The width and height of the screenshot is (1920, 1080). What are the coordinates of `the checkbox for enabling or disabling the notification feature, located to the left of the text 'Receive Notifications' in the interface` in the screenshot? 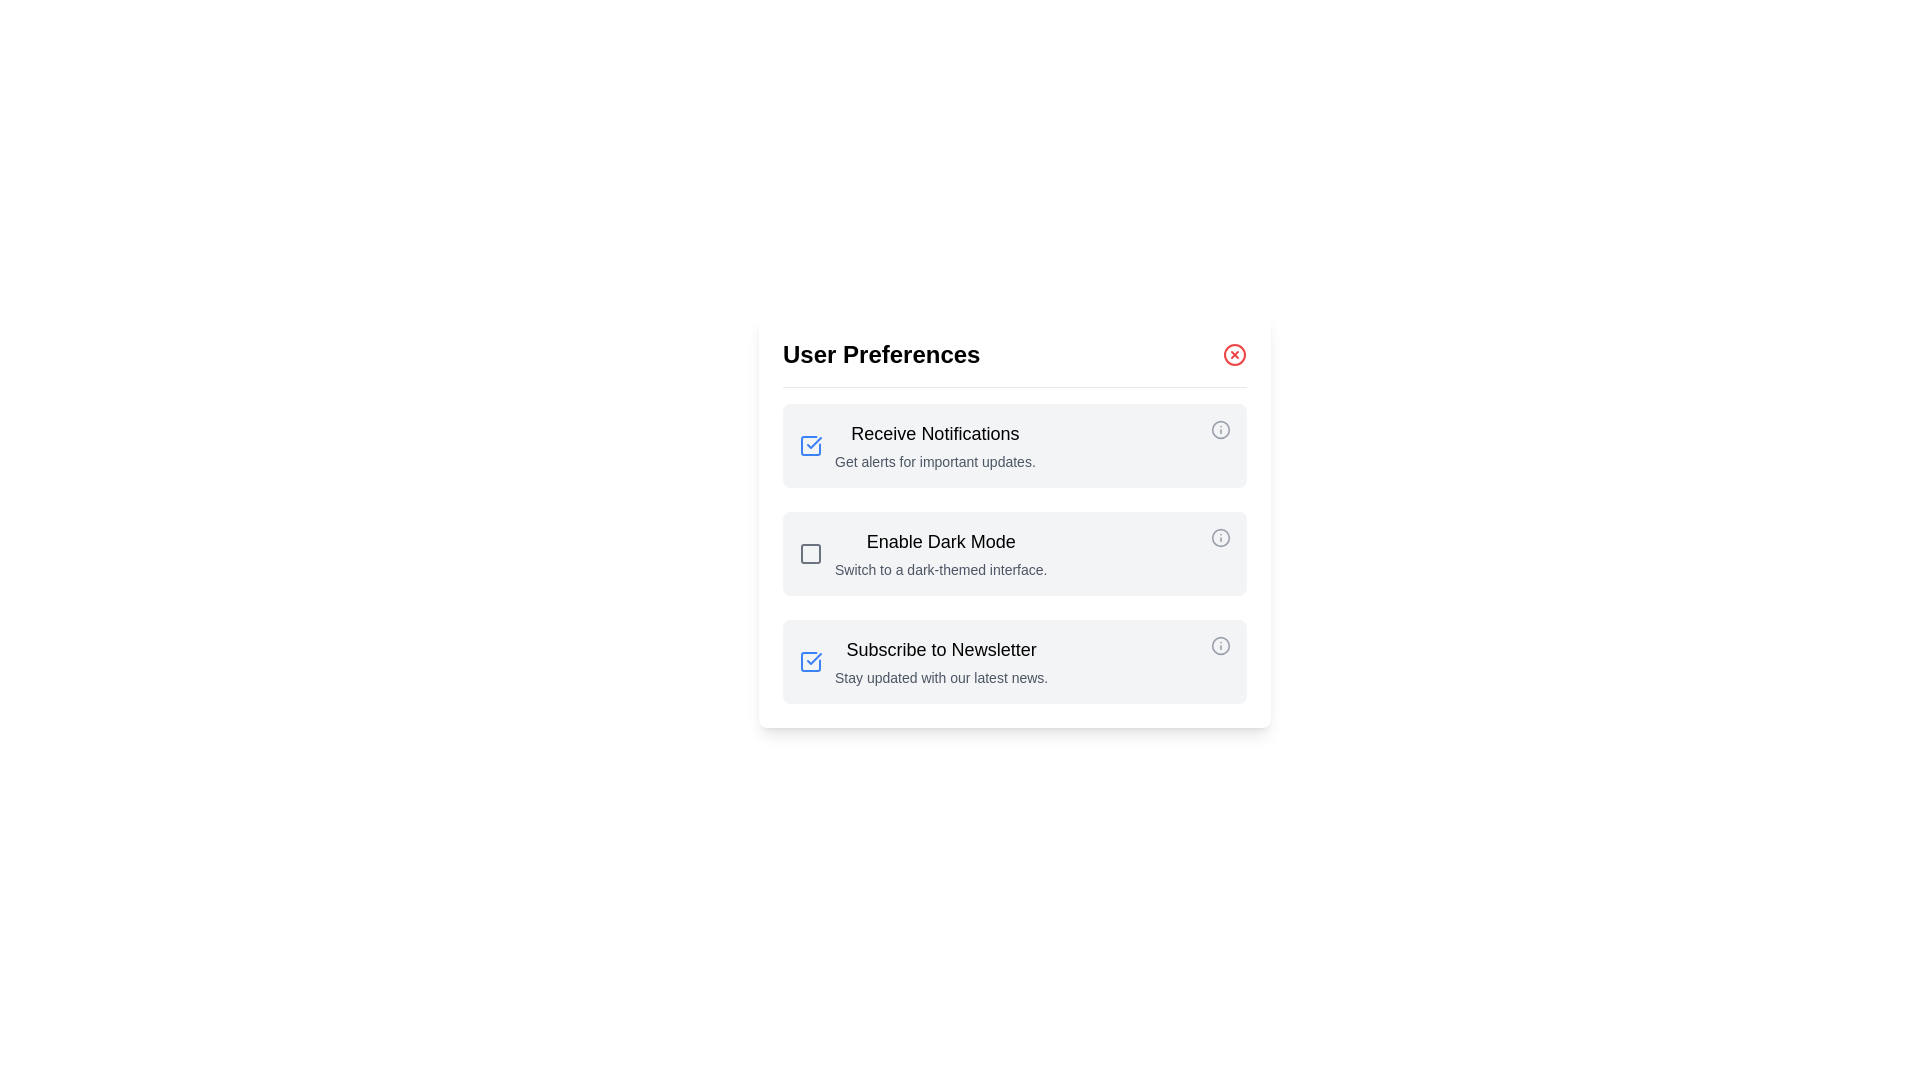 It's located at (816, 445).